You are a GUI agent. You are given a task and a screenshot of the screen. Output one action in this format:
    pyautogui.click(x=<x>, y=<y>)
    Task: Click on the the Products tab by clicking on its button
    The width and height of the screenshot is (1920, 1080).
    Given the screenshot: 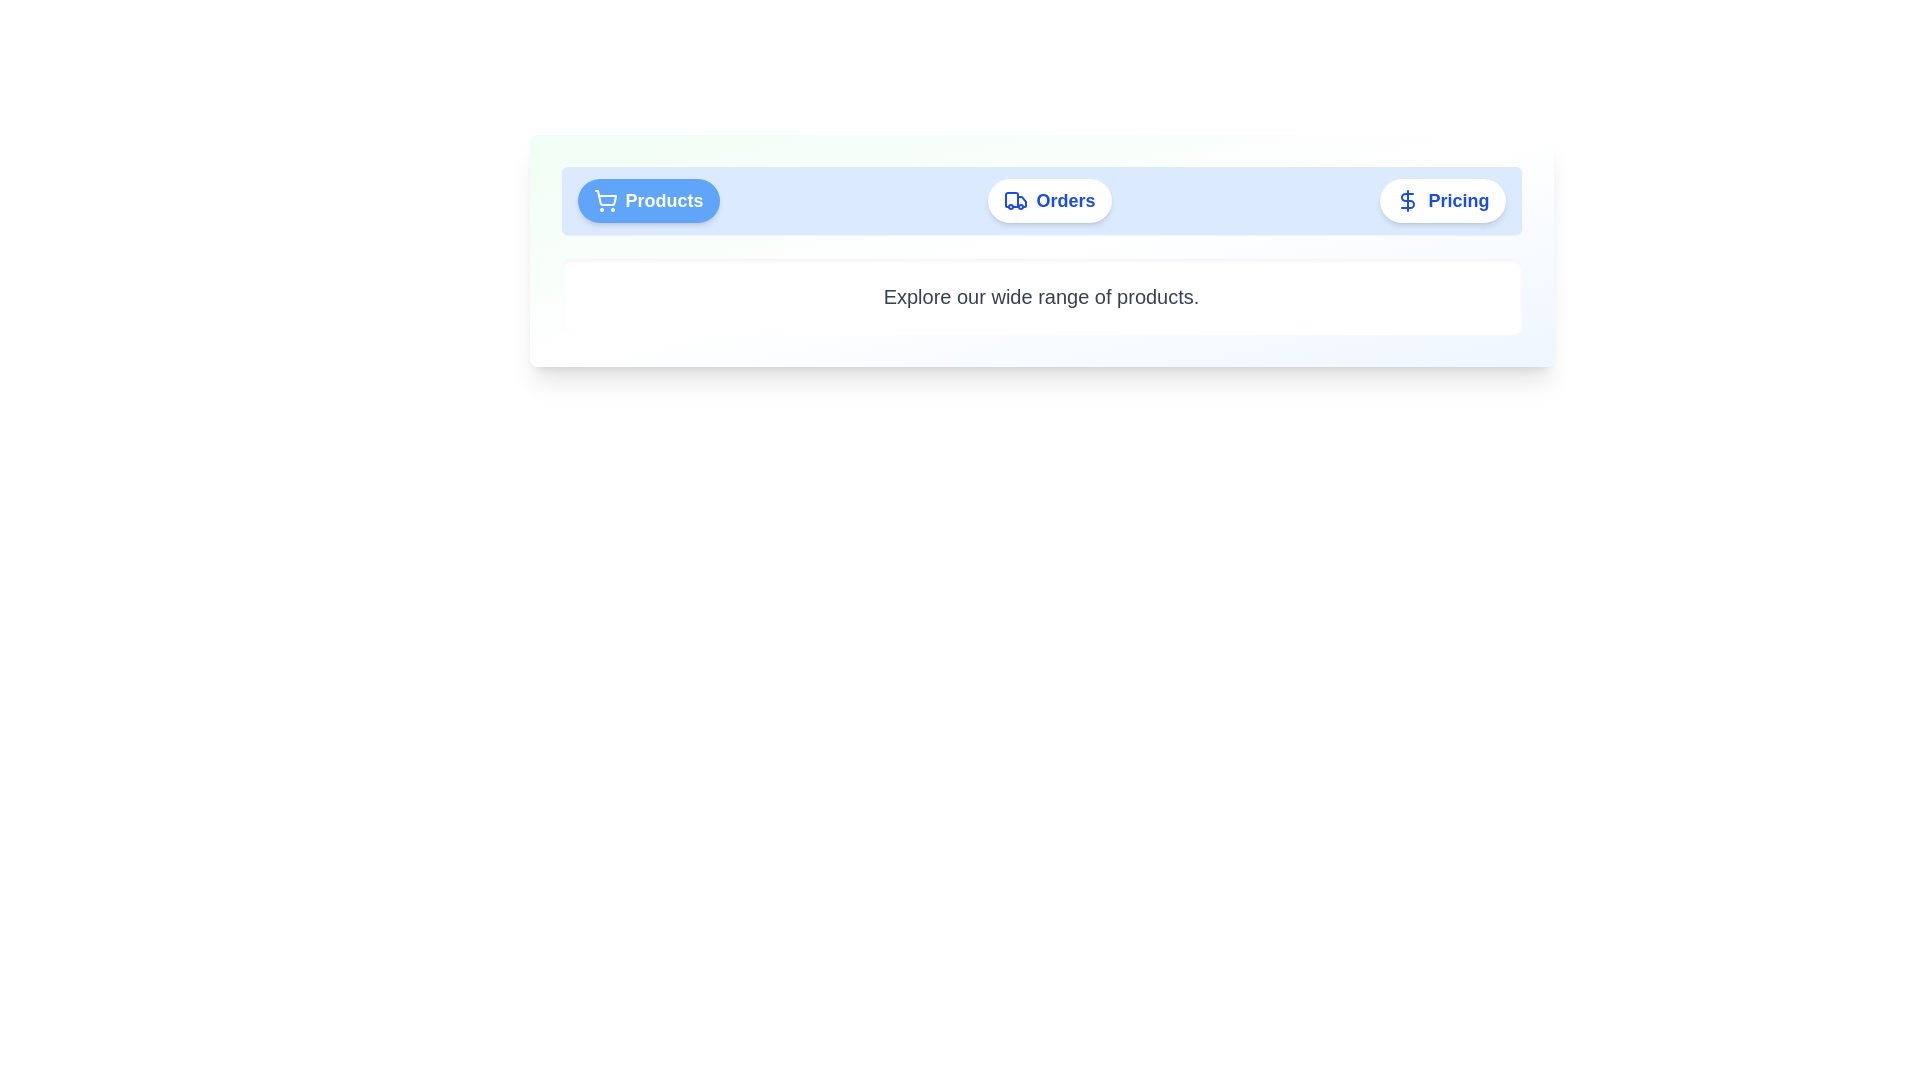 What is the action you would take?
    pyautogui.click(x=648, y=200)
    